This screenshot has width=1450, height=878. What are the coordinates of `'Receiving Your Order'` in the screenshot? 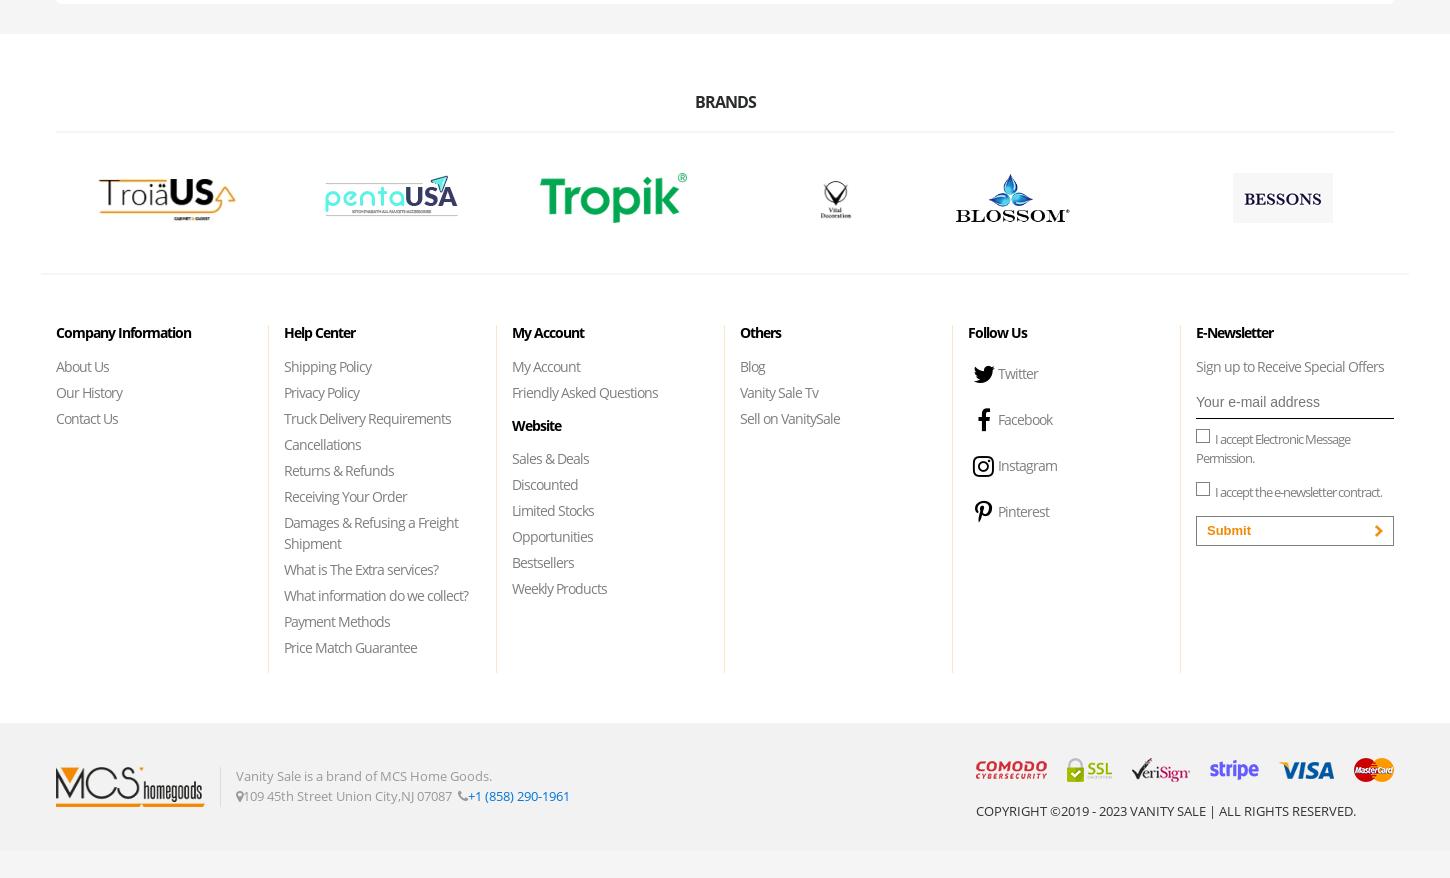 It's located at (345, 495).